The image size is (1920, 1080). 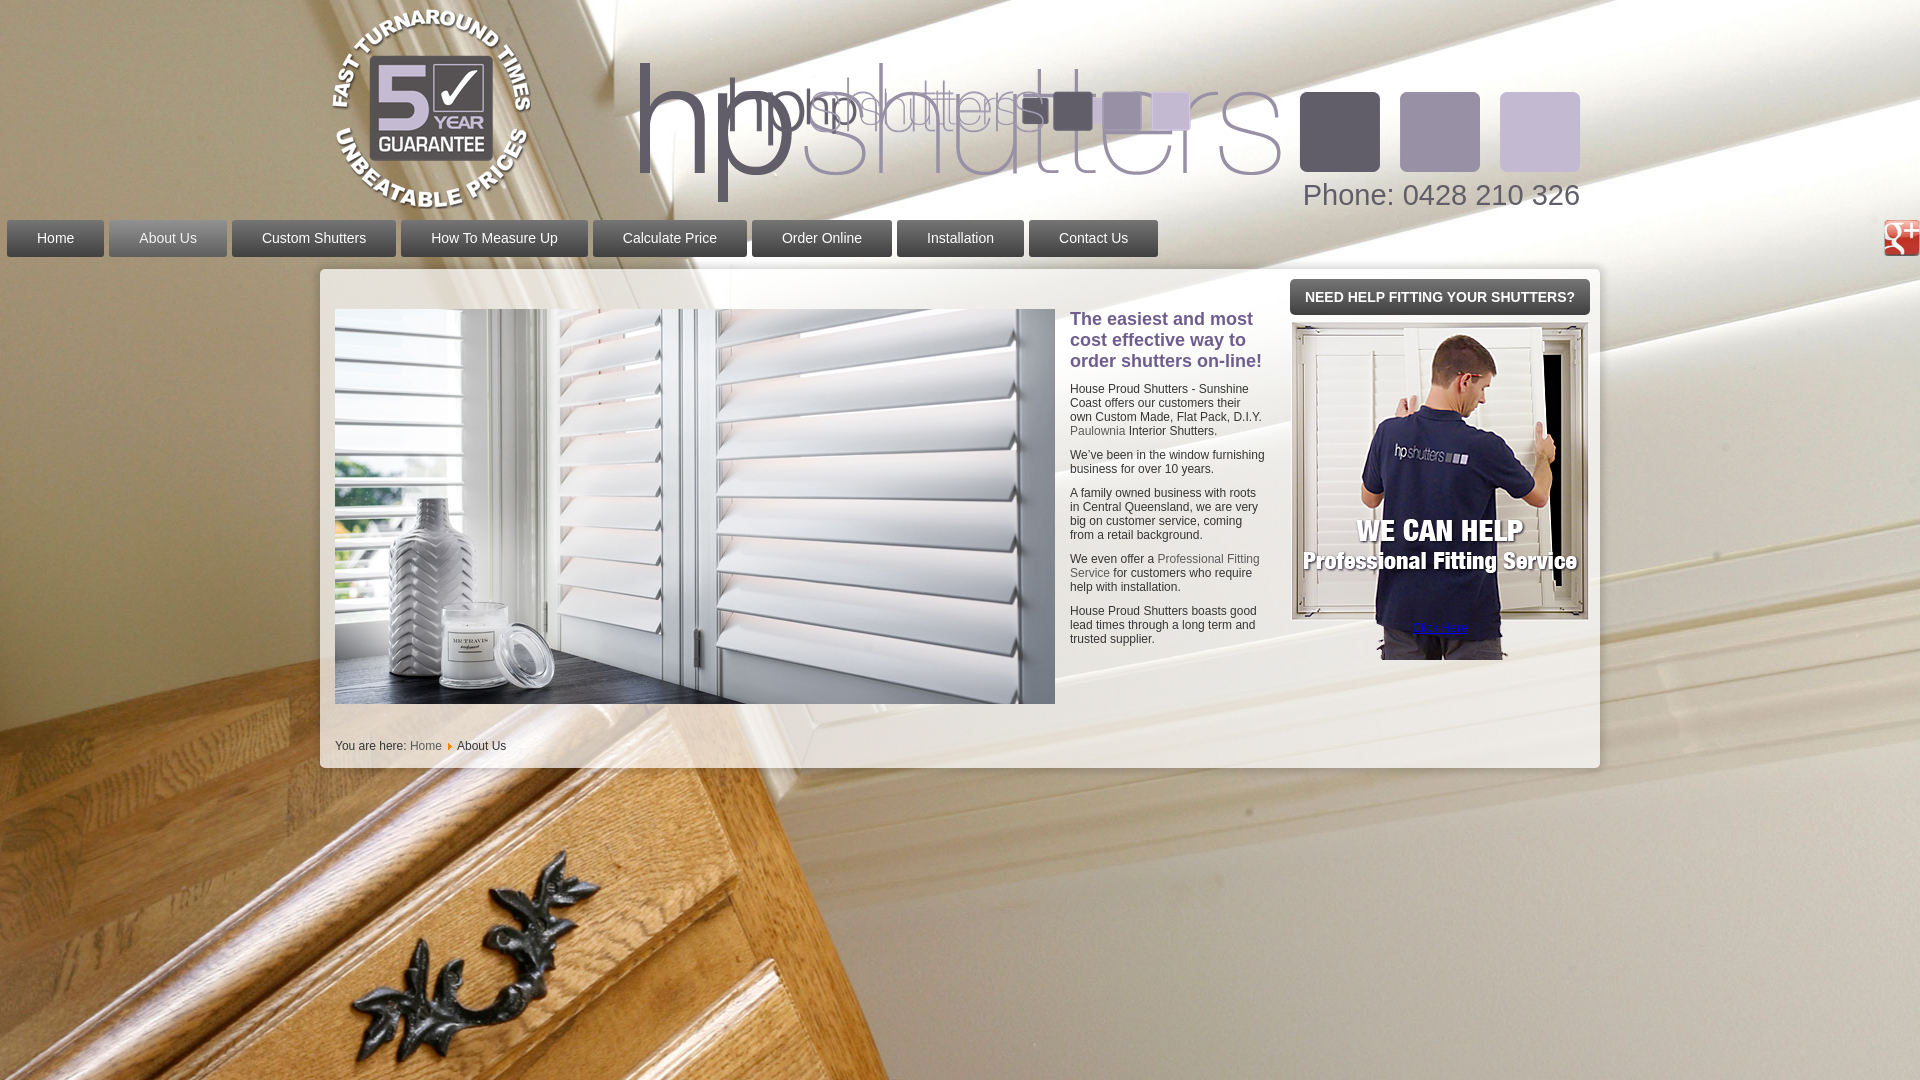 What do you see at coordinates (1165, 566) in the screenshot?
I see `'Professional Fitting Service'` at bounding box center [1165, 566].